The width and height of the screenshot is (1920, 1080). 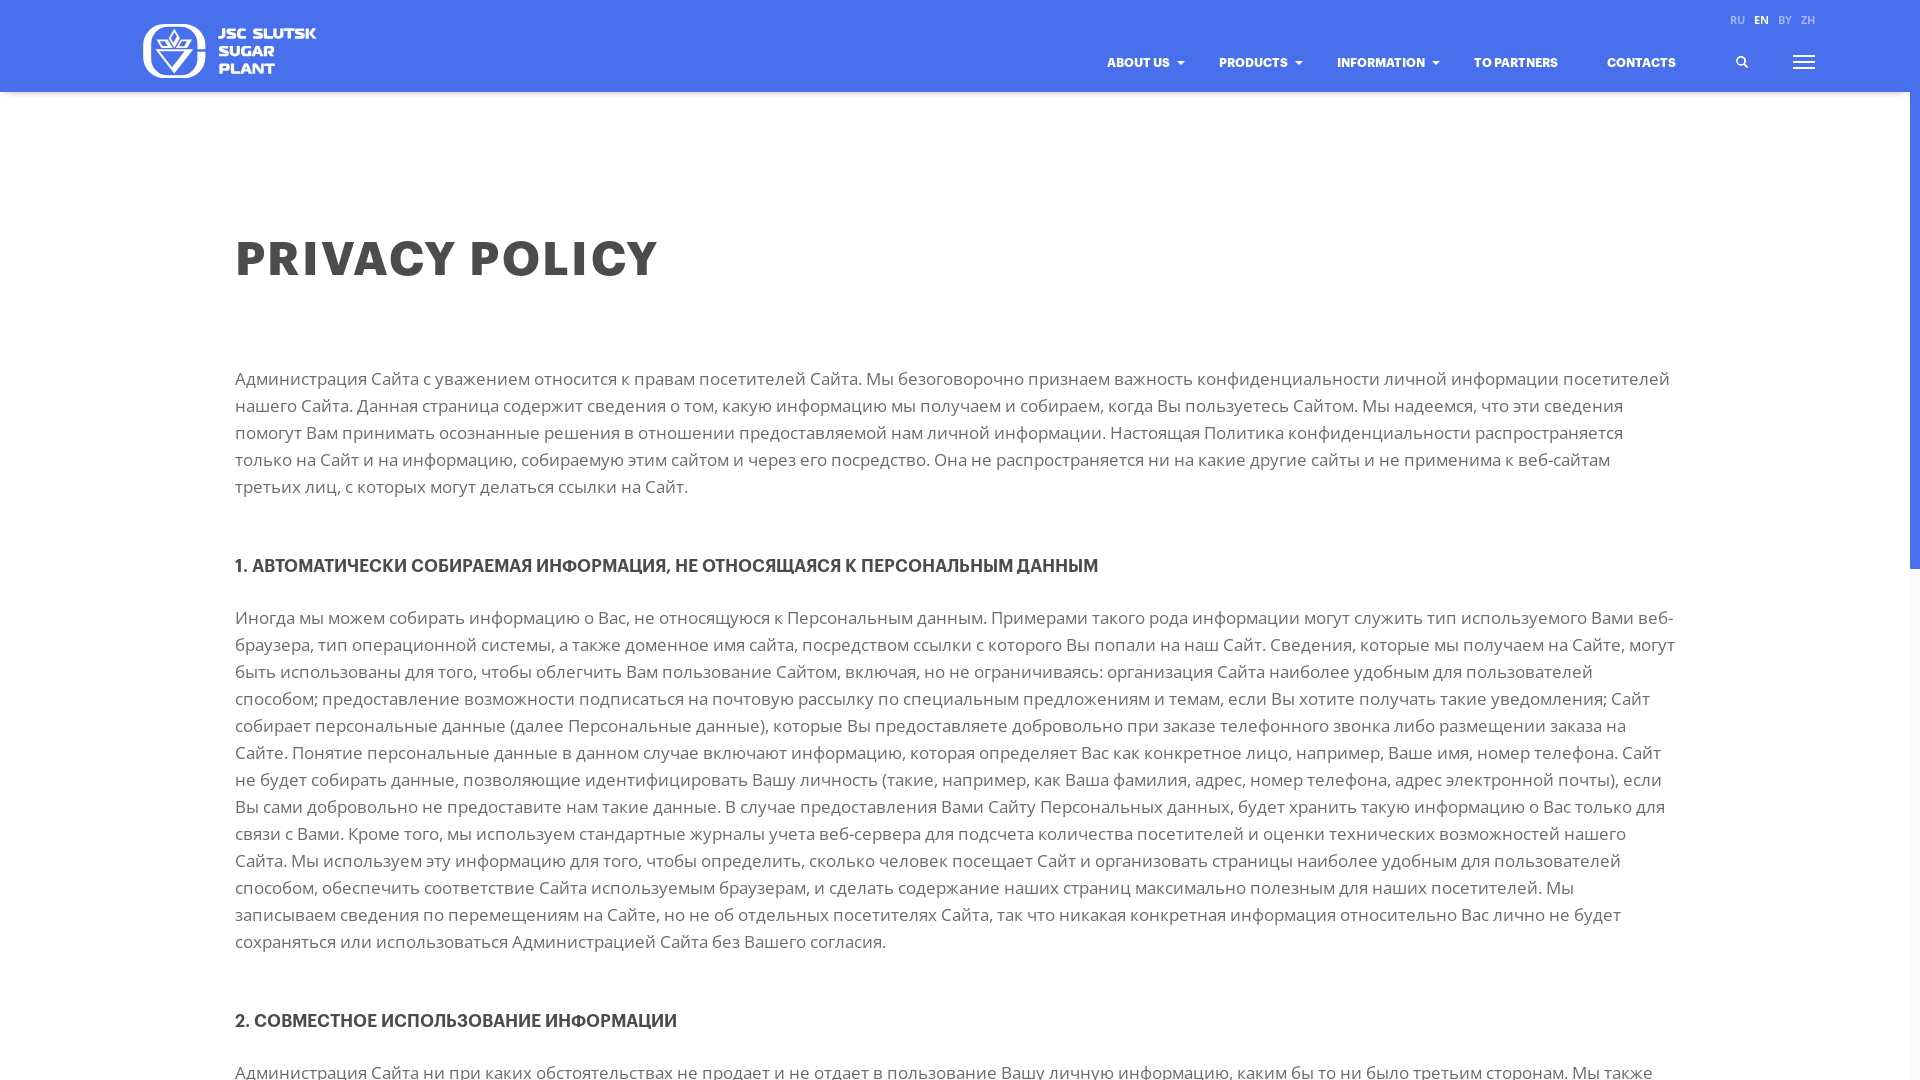 What do you see at coordinates (1785, 19) in the screenshot?
I see `'BY'` at bounding box center [1785, 19].